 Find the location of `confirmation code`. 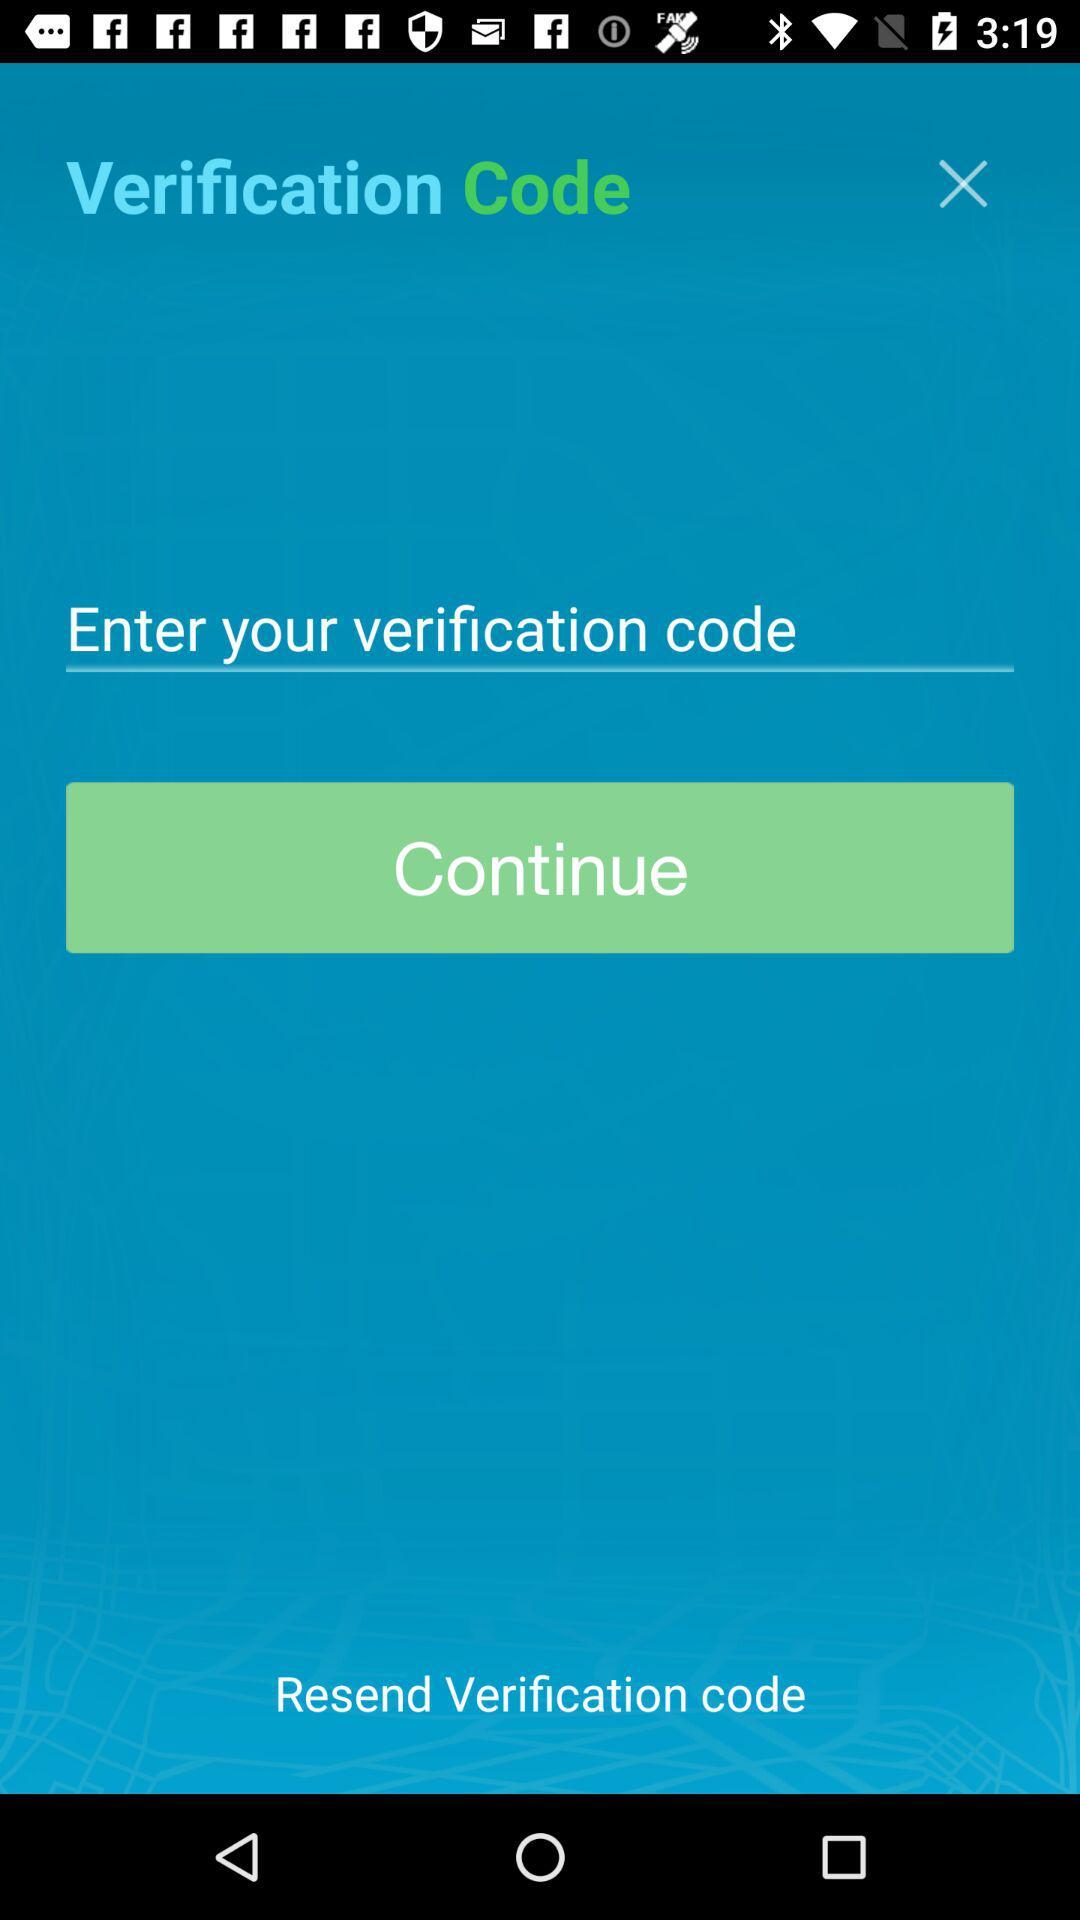

confirmation code is located at coordinates (540, 624).